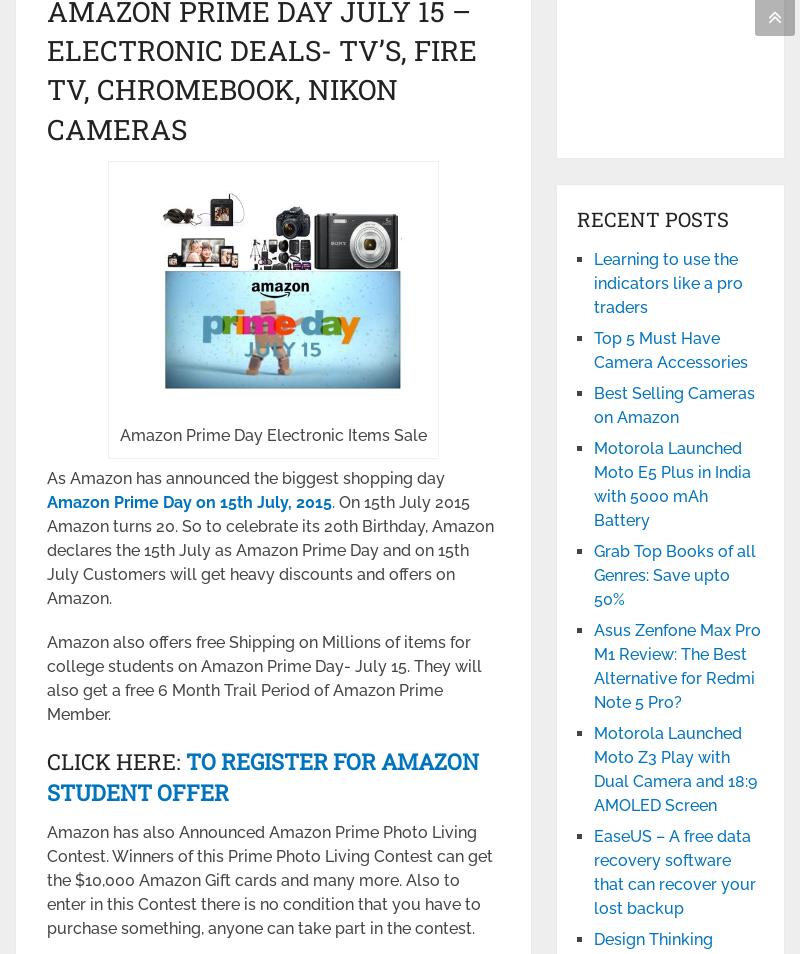 This screenshot has width=800, height=954. I want to click on 'Amazon Prime Day on 15', so click(45, 501).